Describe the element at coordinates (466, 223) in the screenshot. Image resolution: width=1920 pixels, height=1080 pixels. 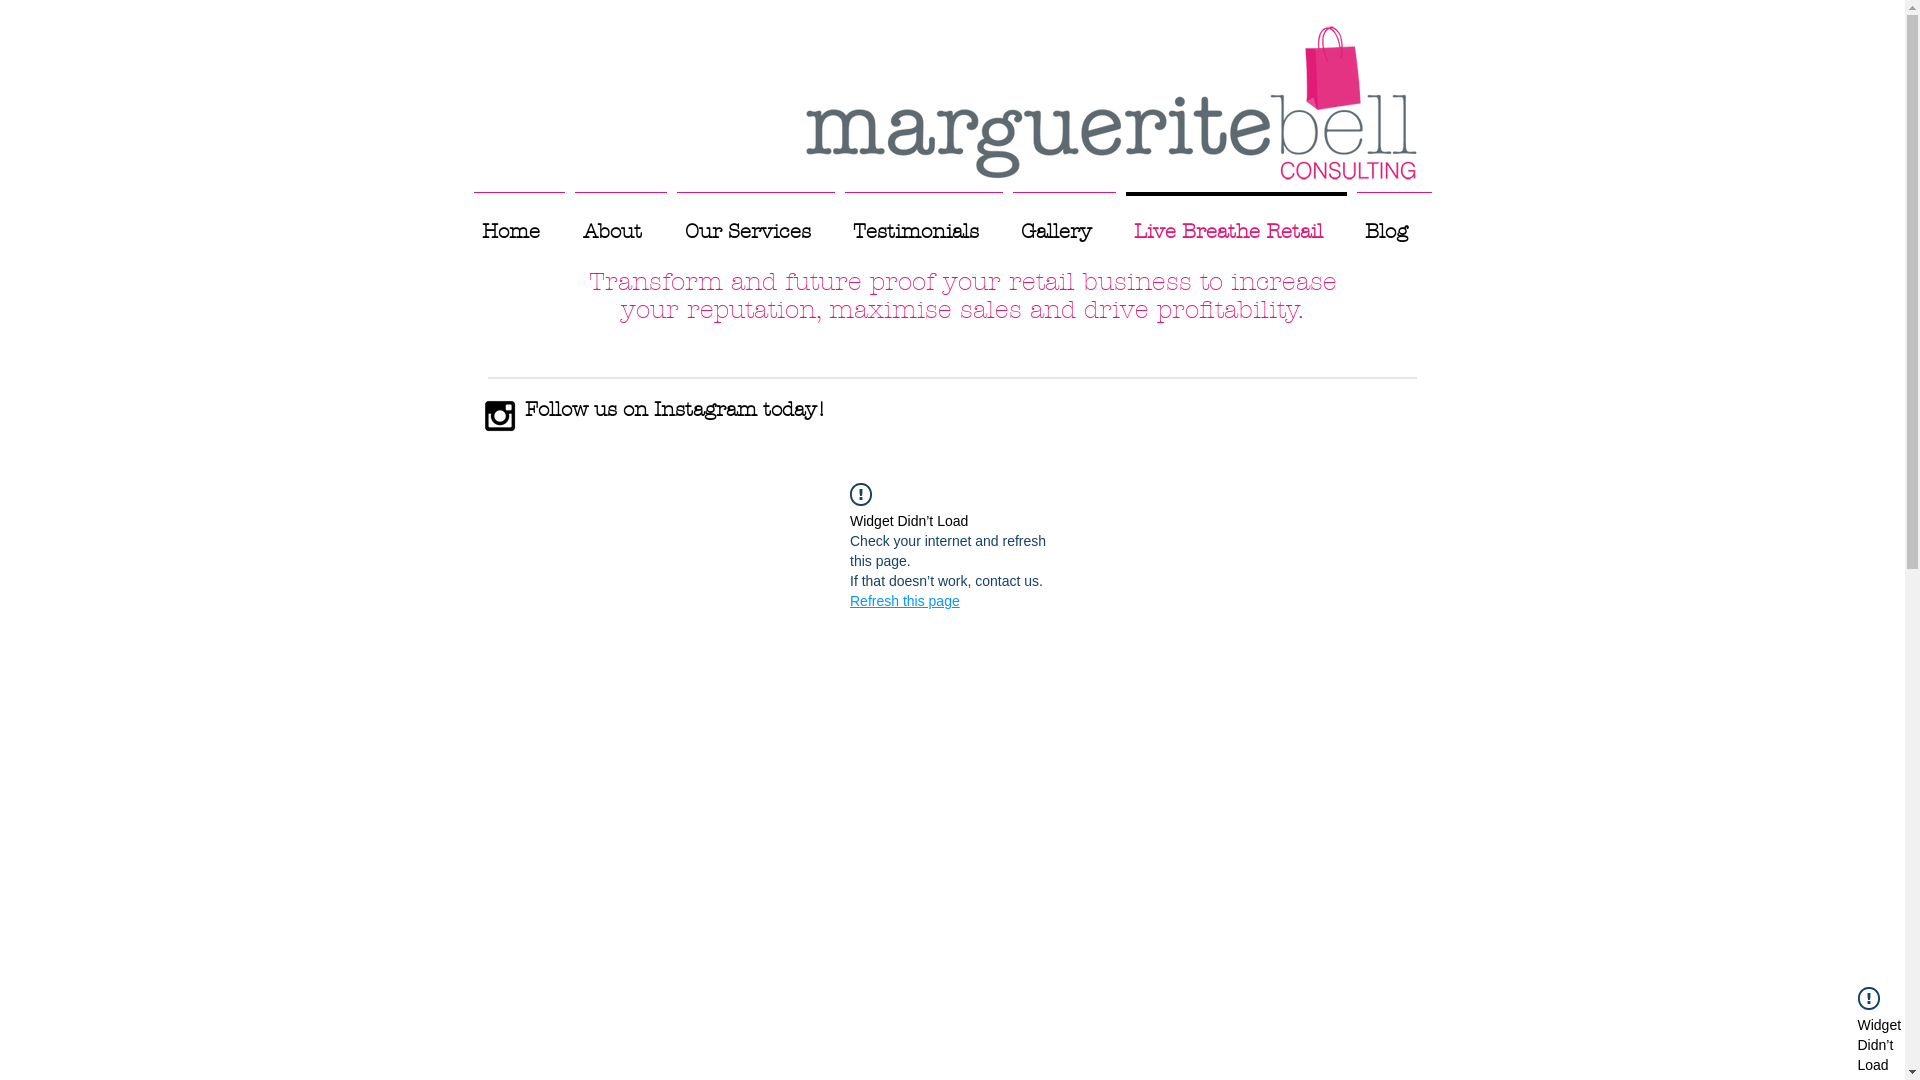
I see `'Home'` at that location.